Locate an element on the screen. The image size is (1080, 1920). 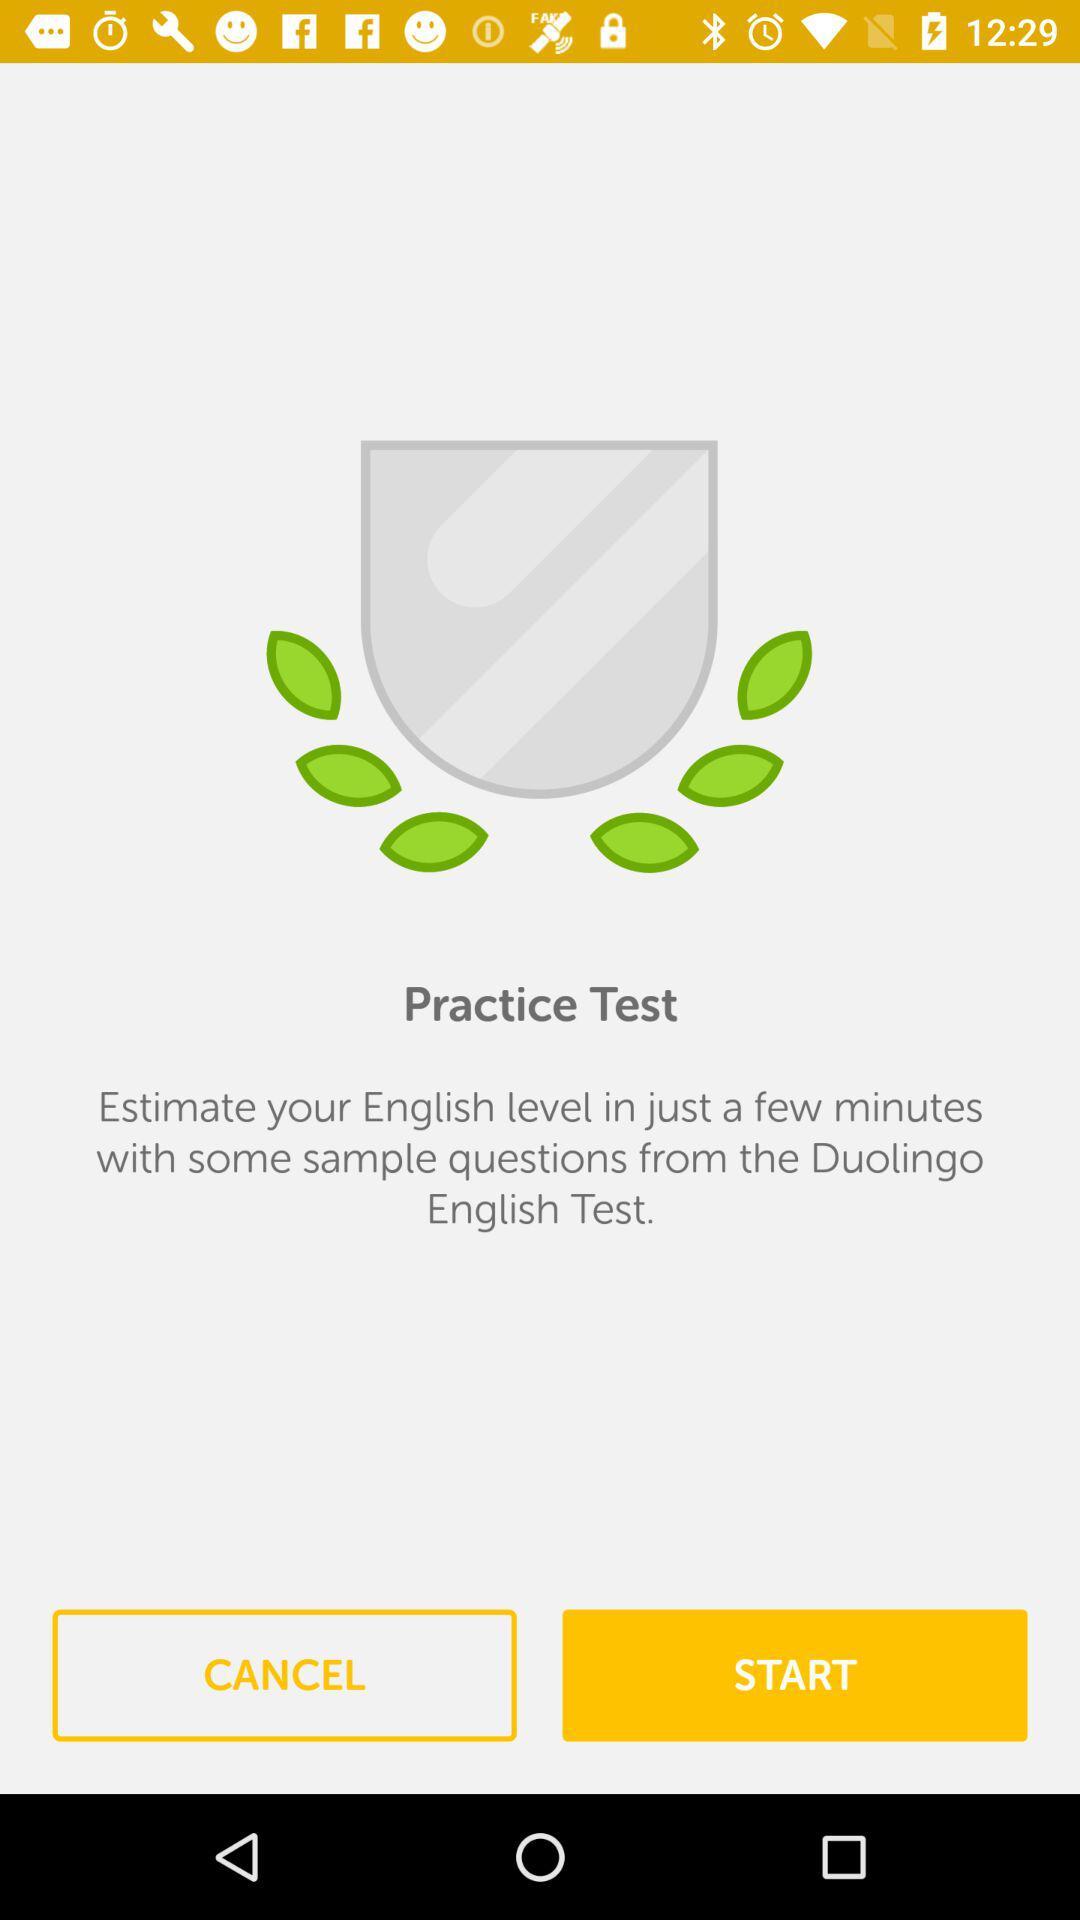
the icon at the bottom left corner is located at coordinates (284, 1675).